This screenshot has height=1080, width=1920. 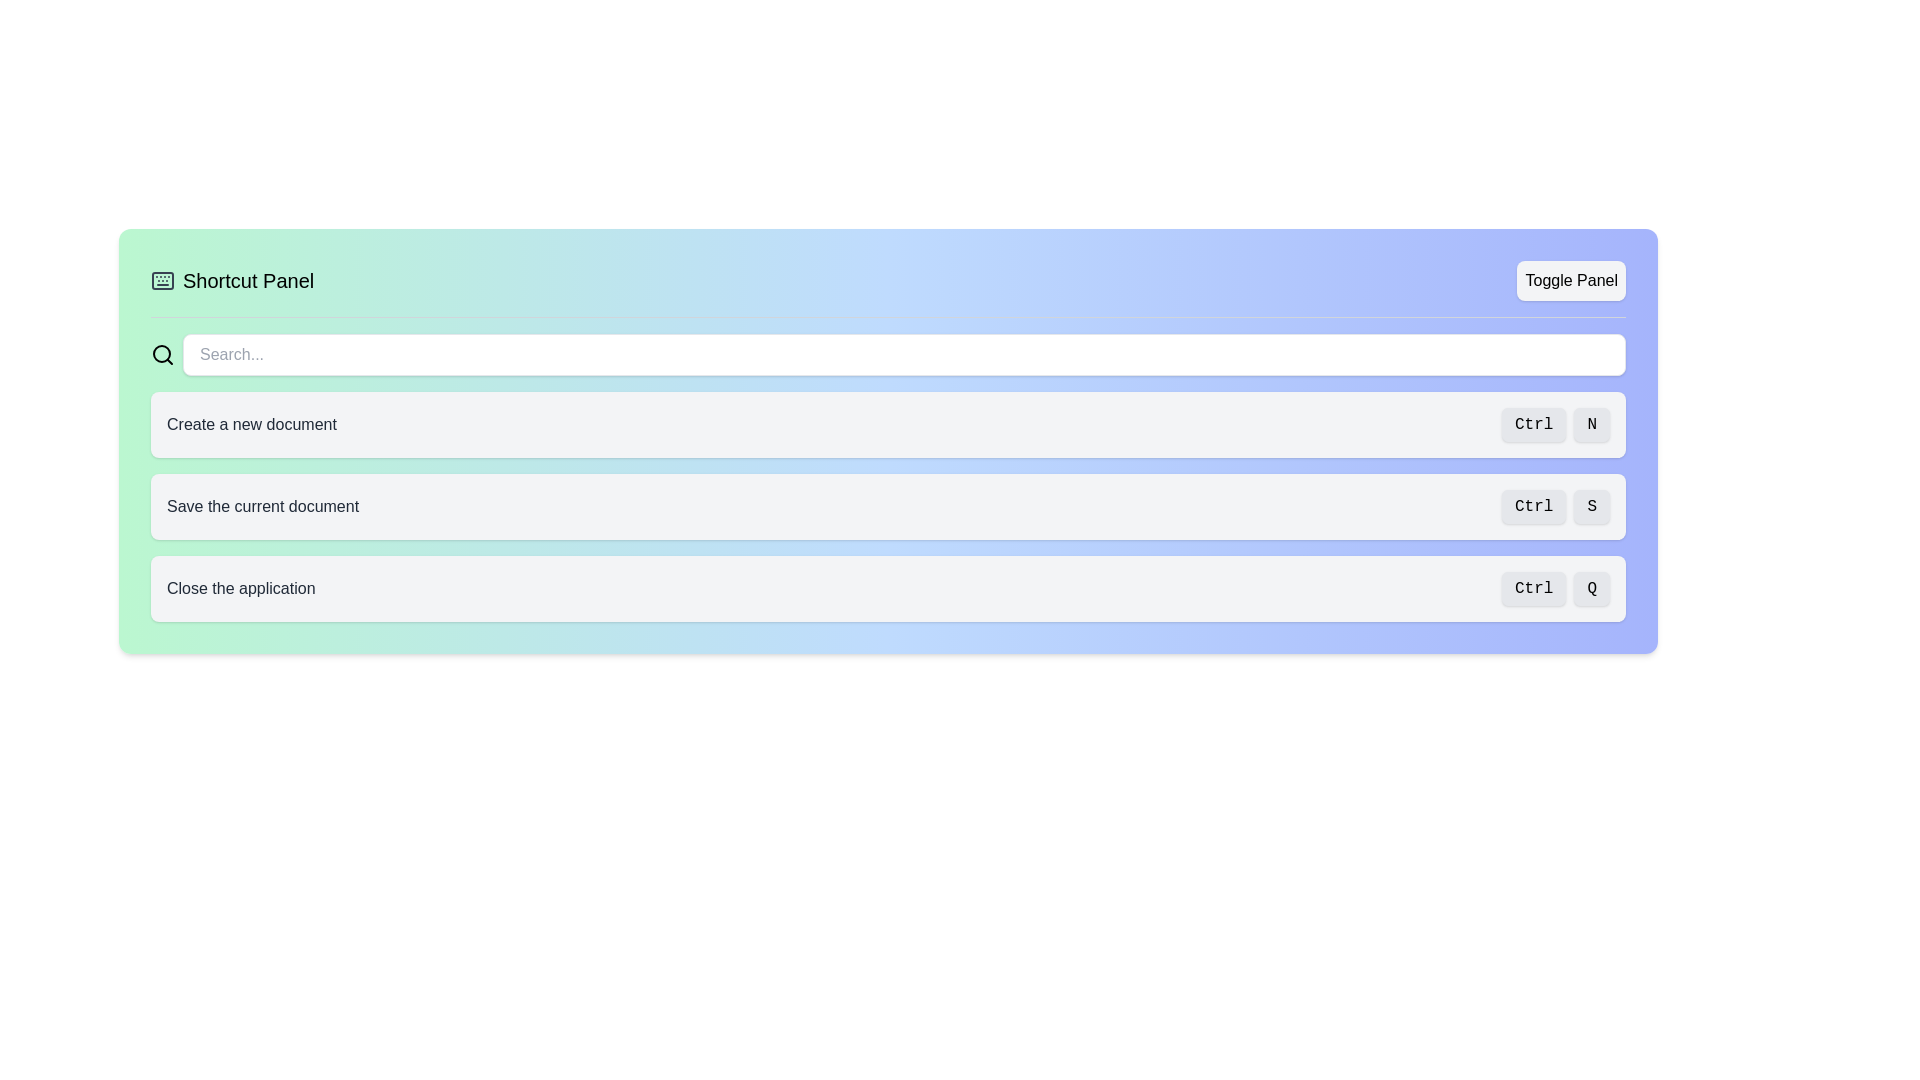 I want to click on the central circular part of the magnifying glass icon, which is part of the search icon located to the left of the search bar in the Shortcut Panel, so click(x=162, y=353).